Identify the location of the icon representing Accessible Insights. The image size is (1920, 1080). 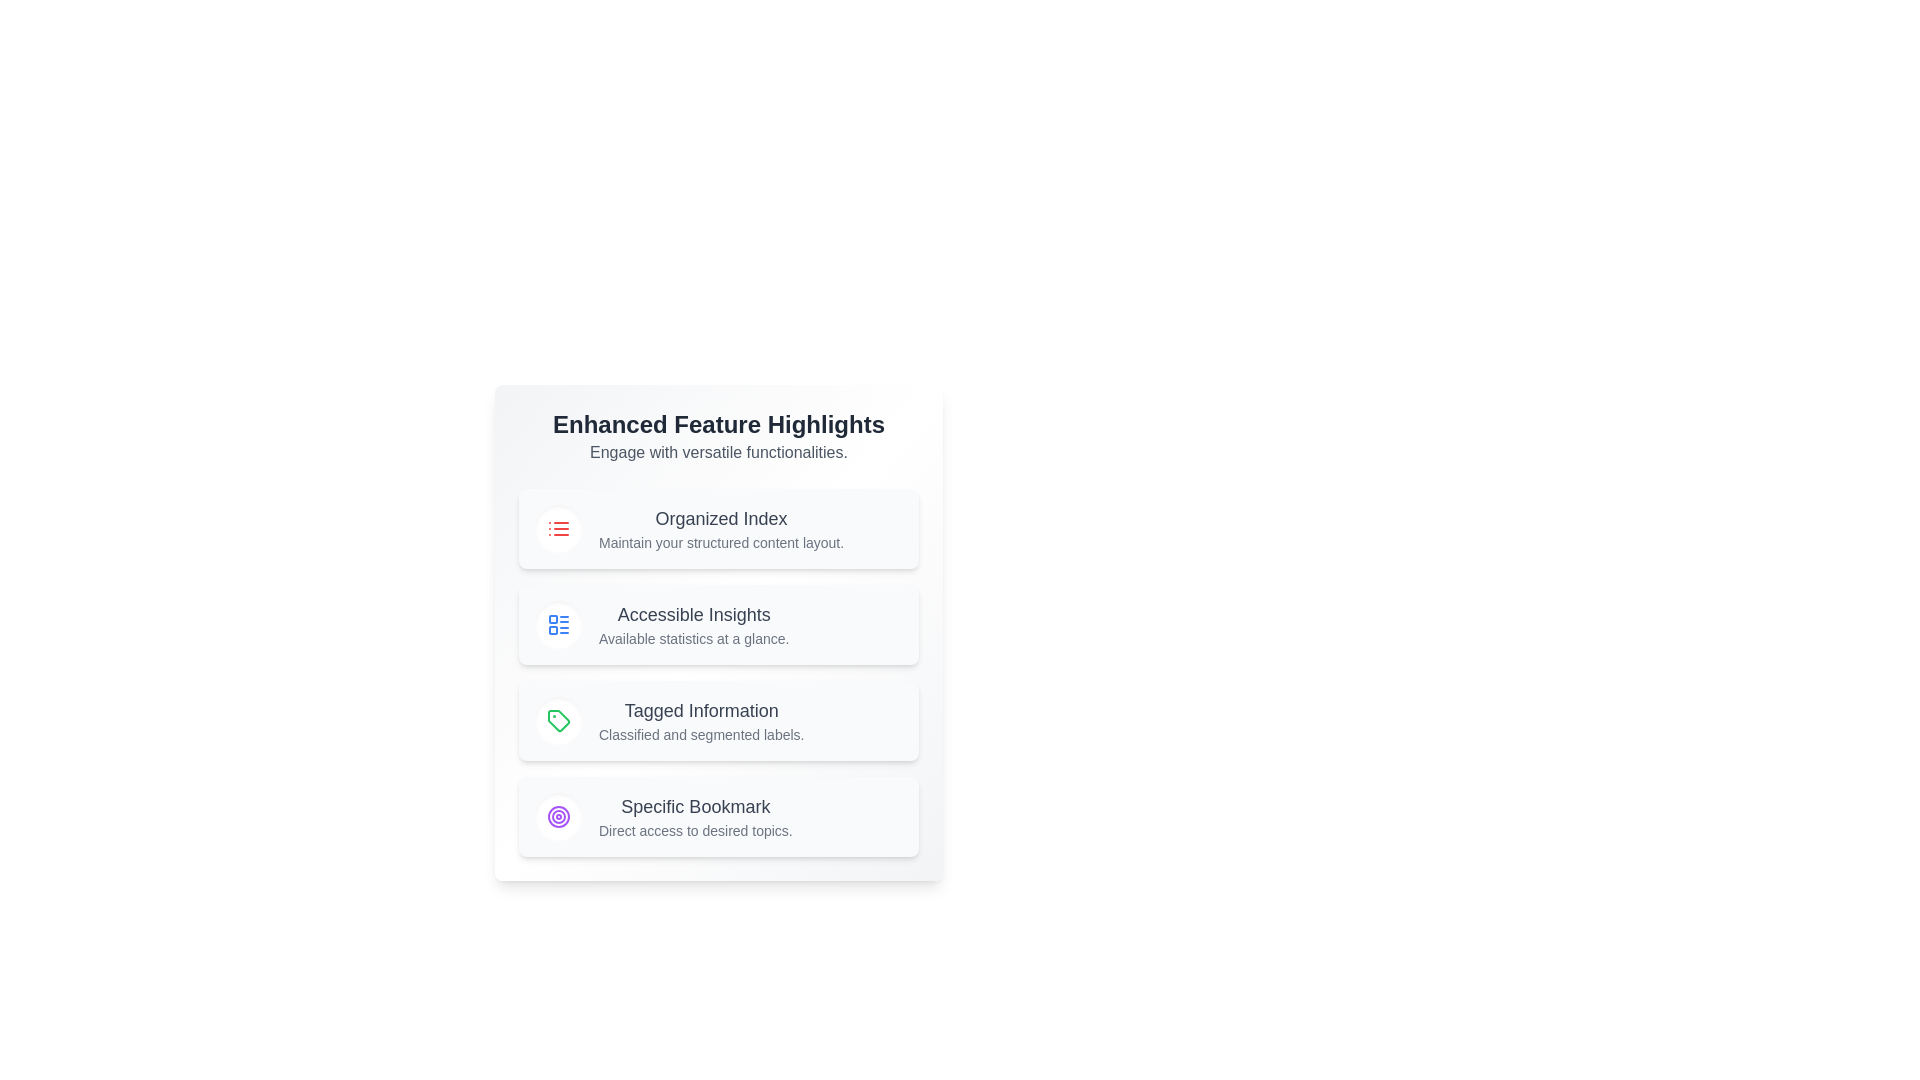
(558, 623).